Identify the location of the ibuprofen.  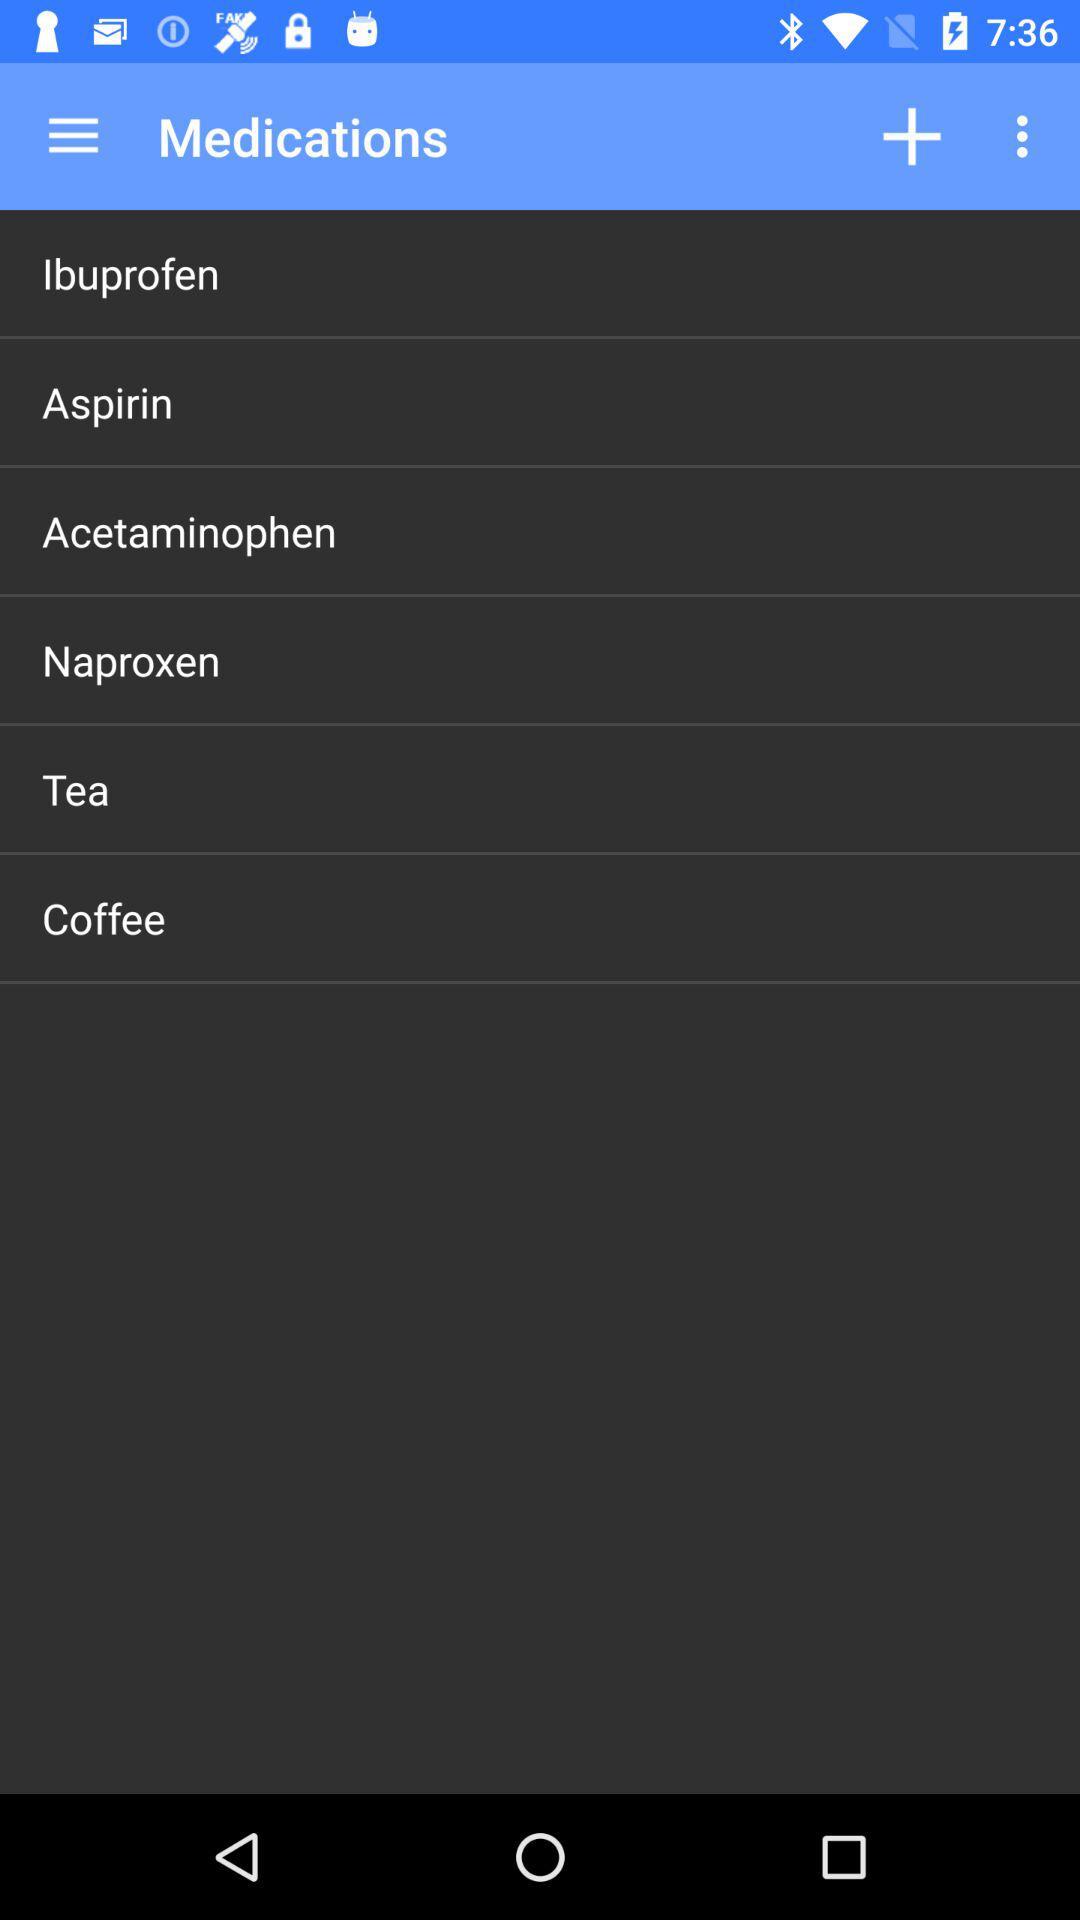
(130, 272).